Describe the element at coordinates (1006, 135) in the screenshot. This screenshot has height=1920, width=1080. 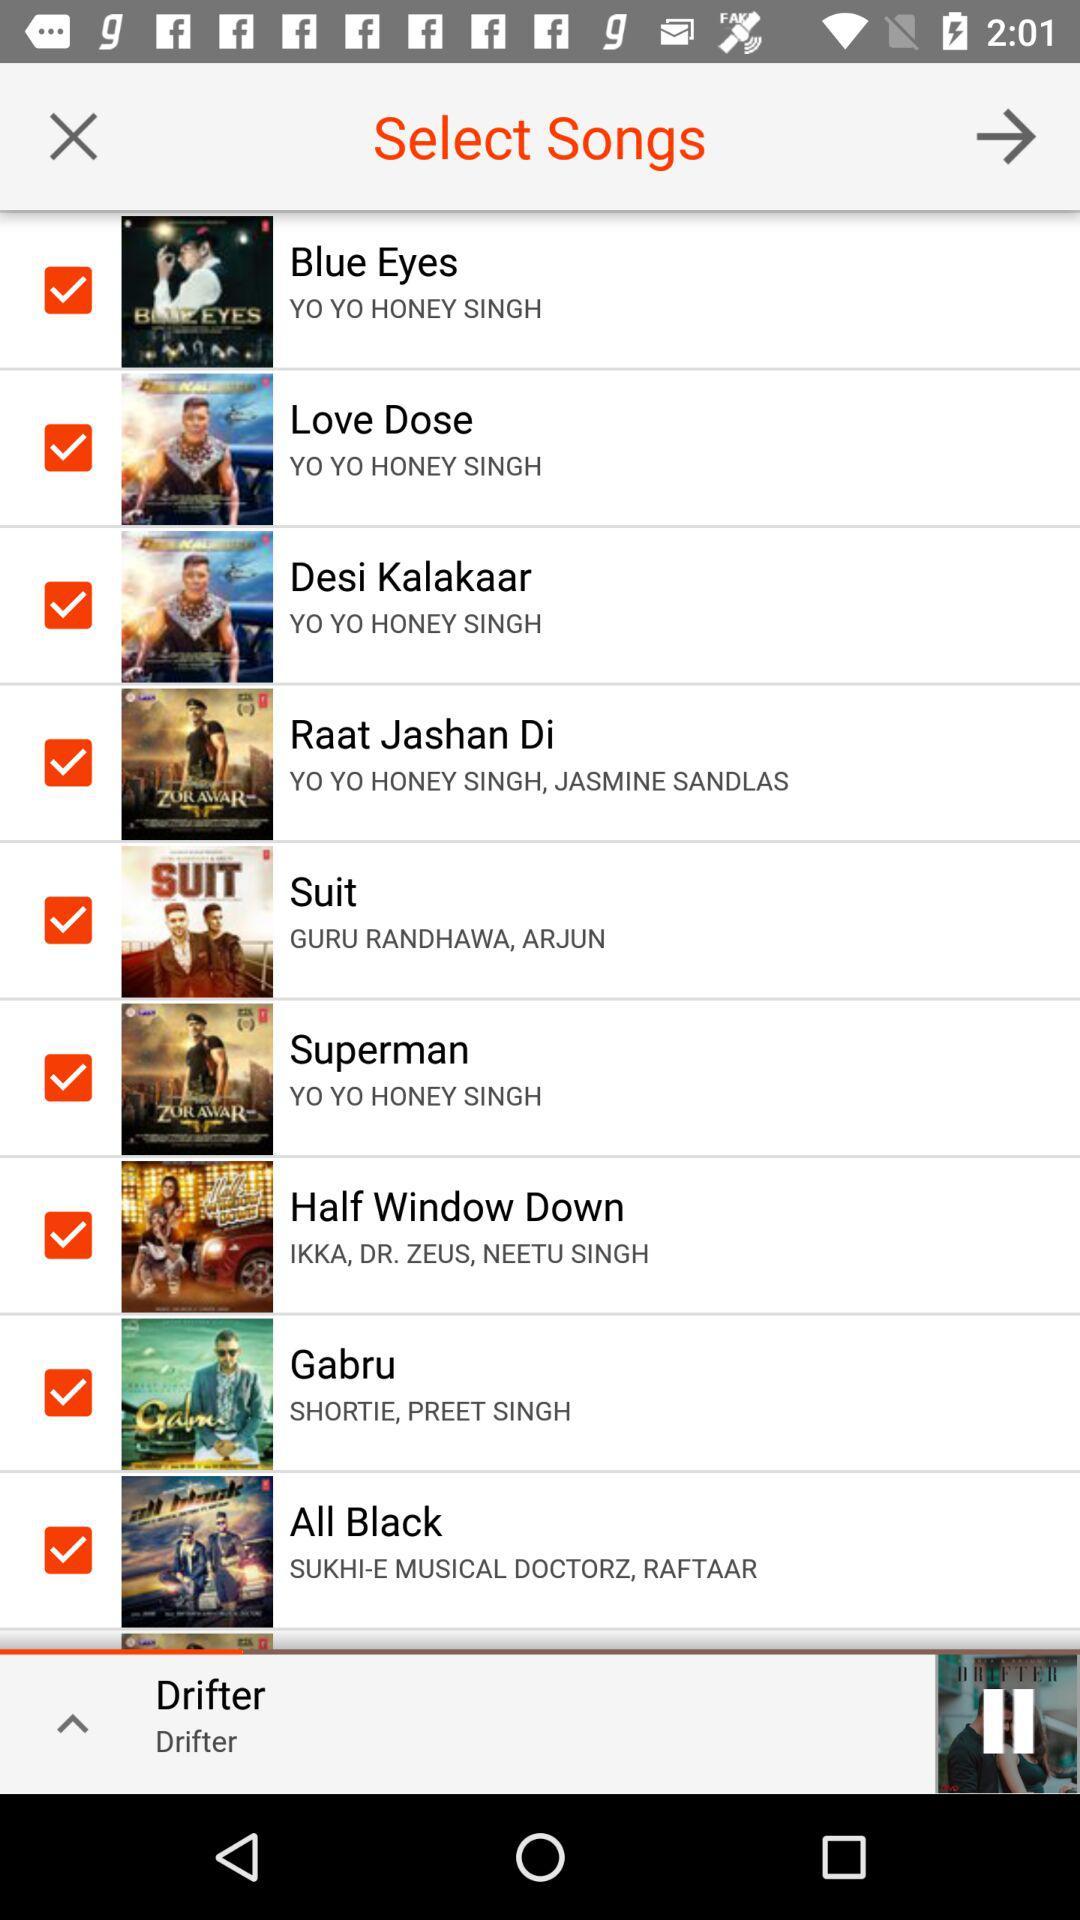
I see `next page` at that location.